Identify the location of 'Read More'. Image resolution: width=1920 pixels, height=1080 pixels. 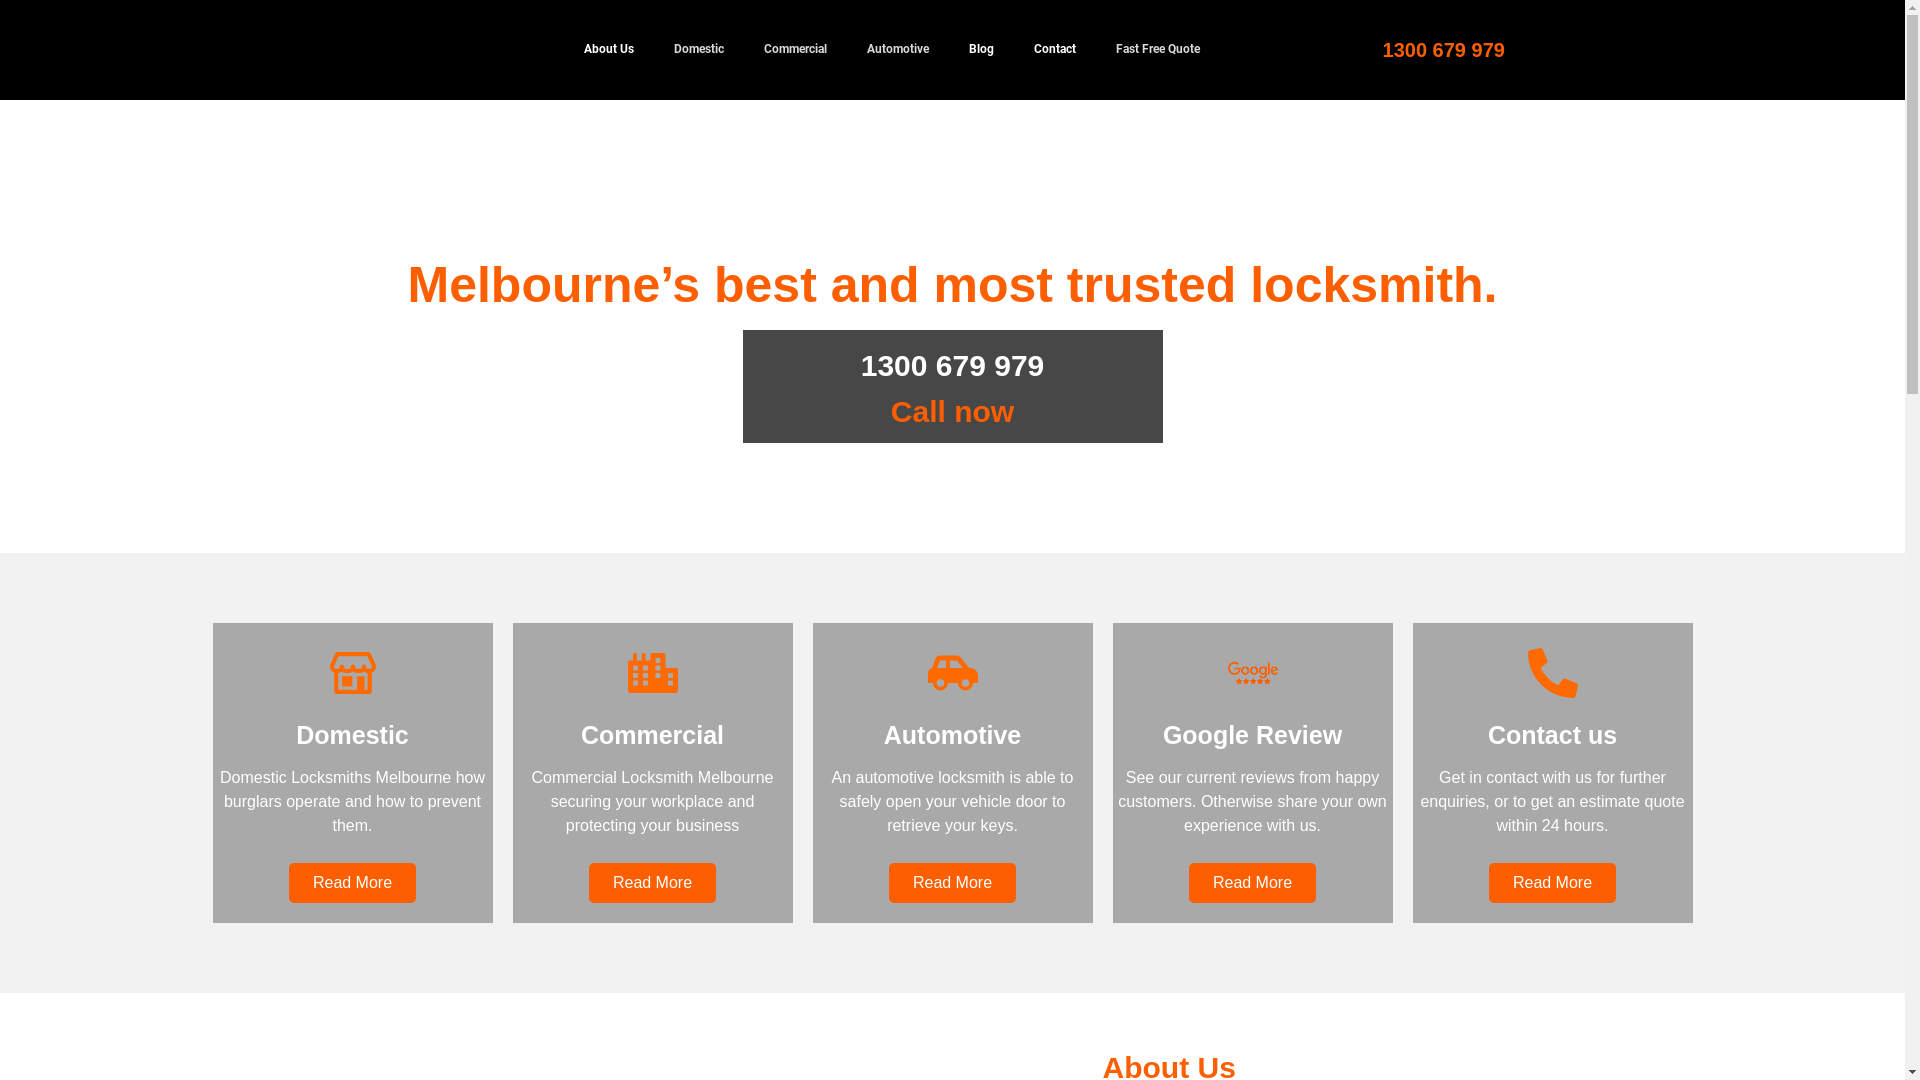
(1251, 882).